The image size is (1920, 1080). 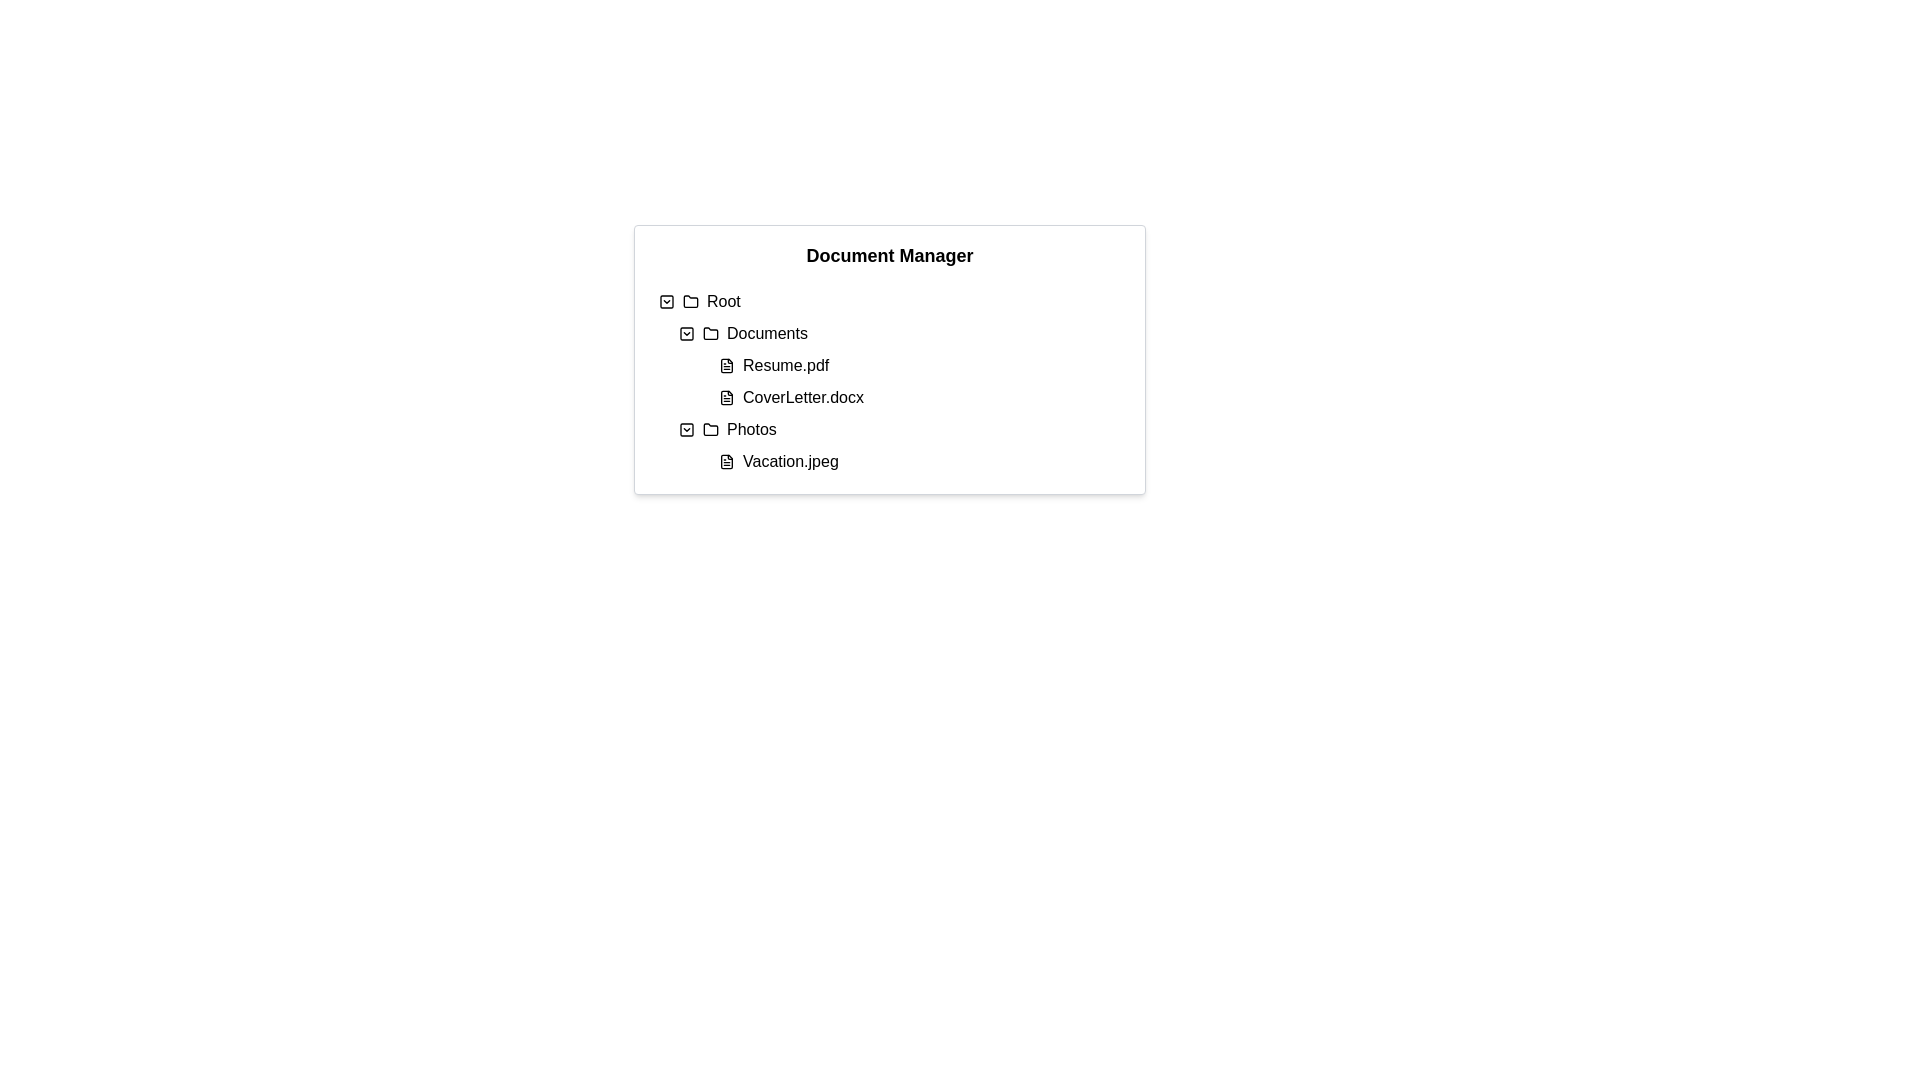 What do you see at coordinates (899, 366) in the screenshot?
I see `the file entry labeled 'Resume.pdf'` at bounding box center [899, 366].